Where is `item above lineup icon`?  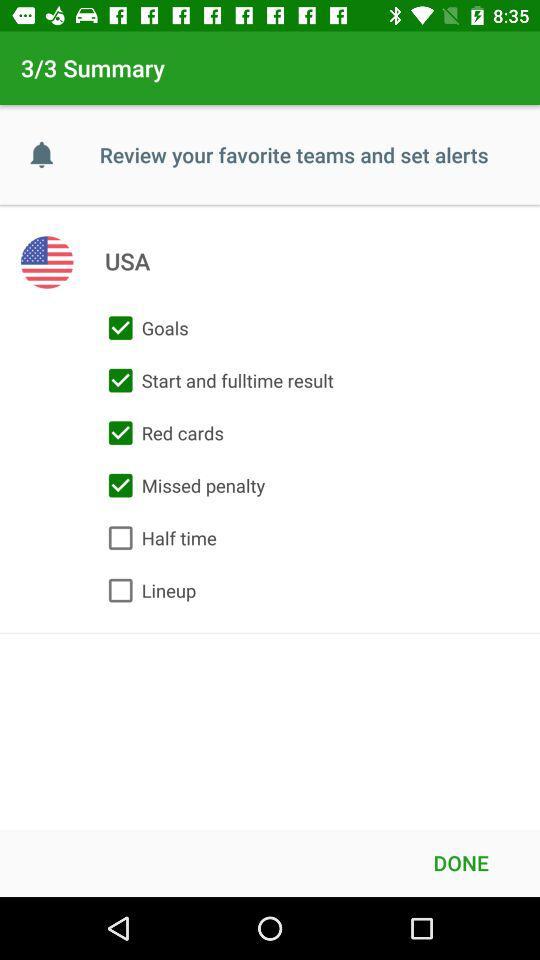 item above lineup icon is located at coordinates (157, 537).